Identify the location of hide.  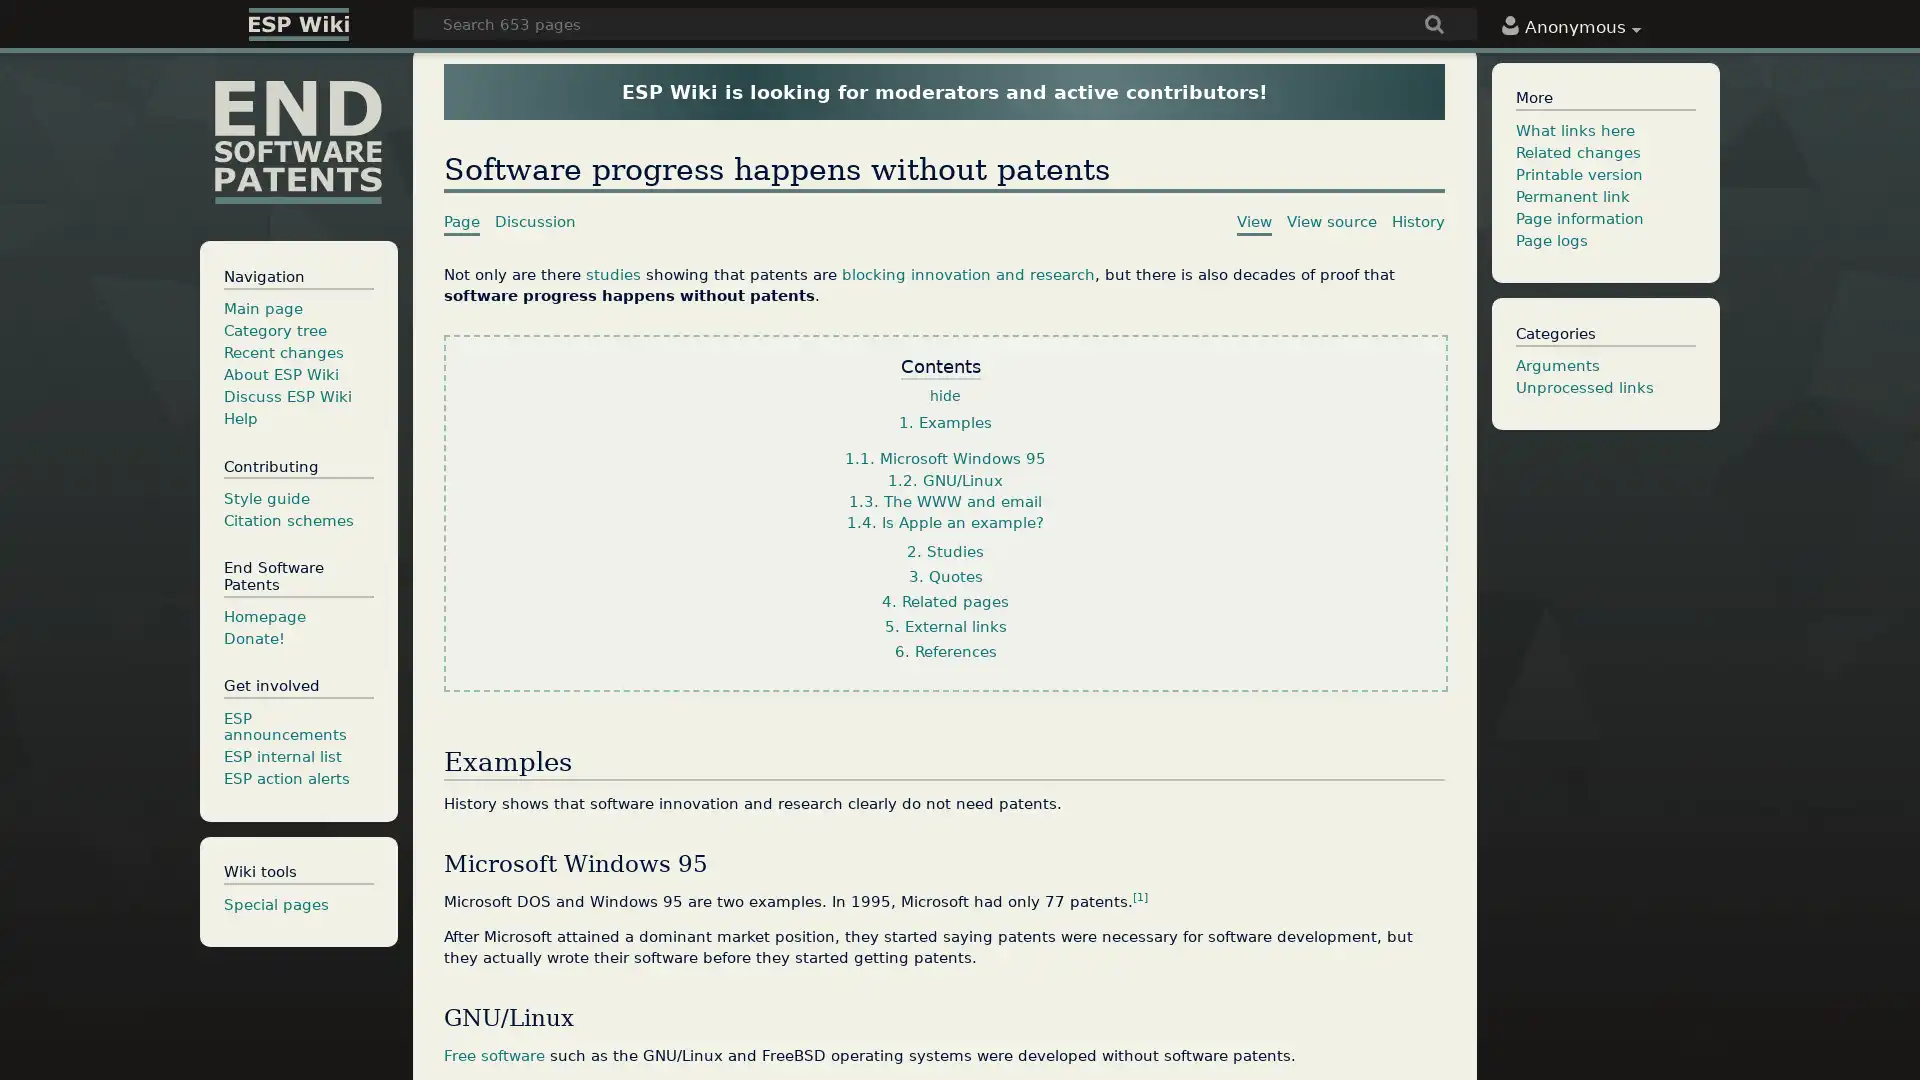
(944, 396).